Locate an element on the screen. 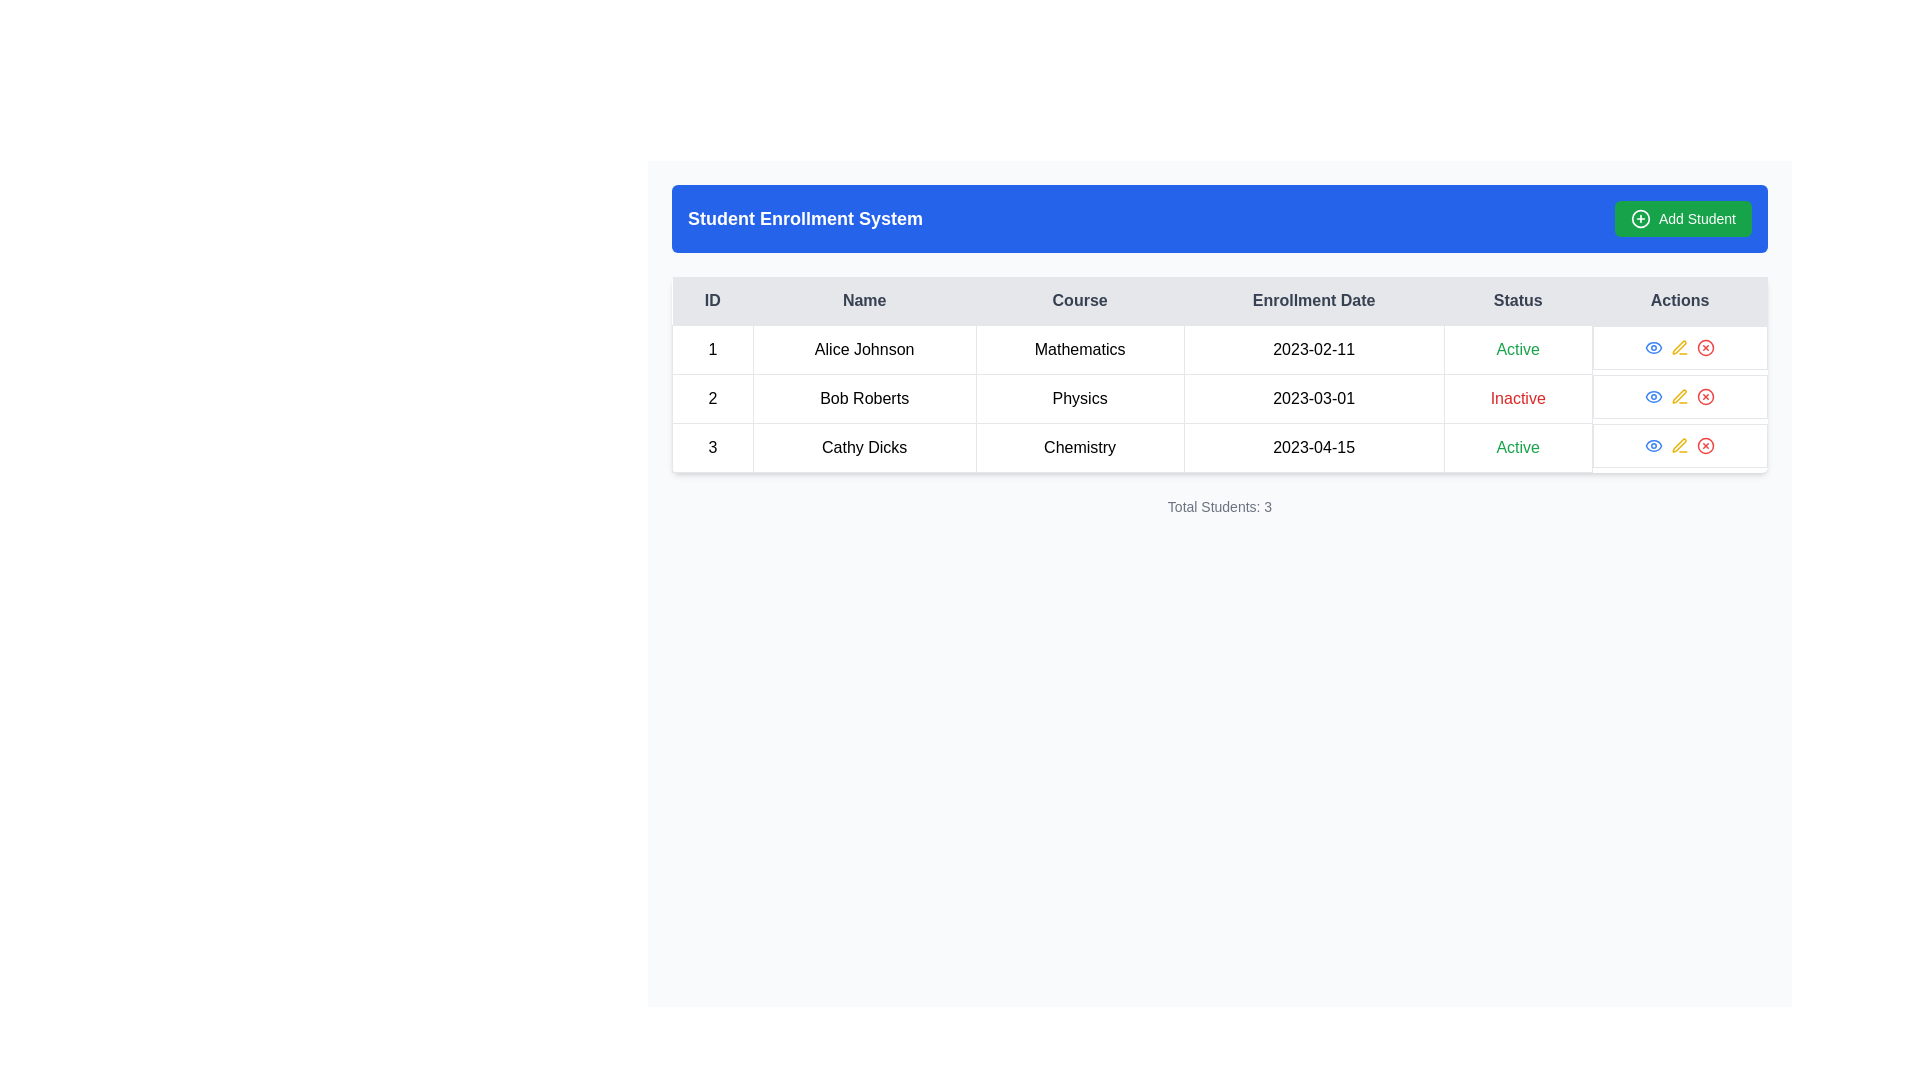 This screenshot has height=1080, width=1920. the sixth column header of the table, which indicates the column for action buttons related to each entry is located at coordinates (1680, 301).